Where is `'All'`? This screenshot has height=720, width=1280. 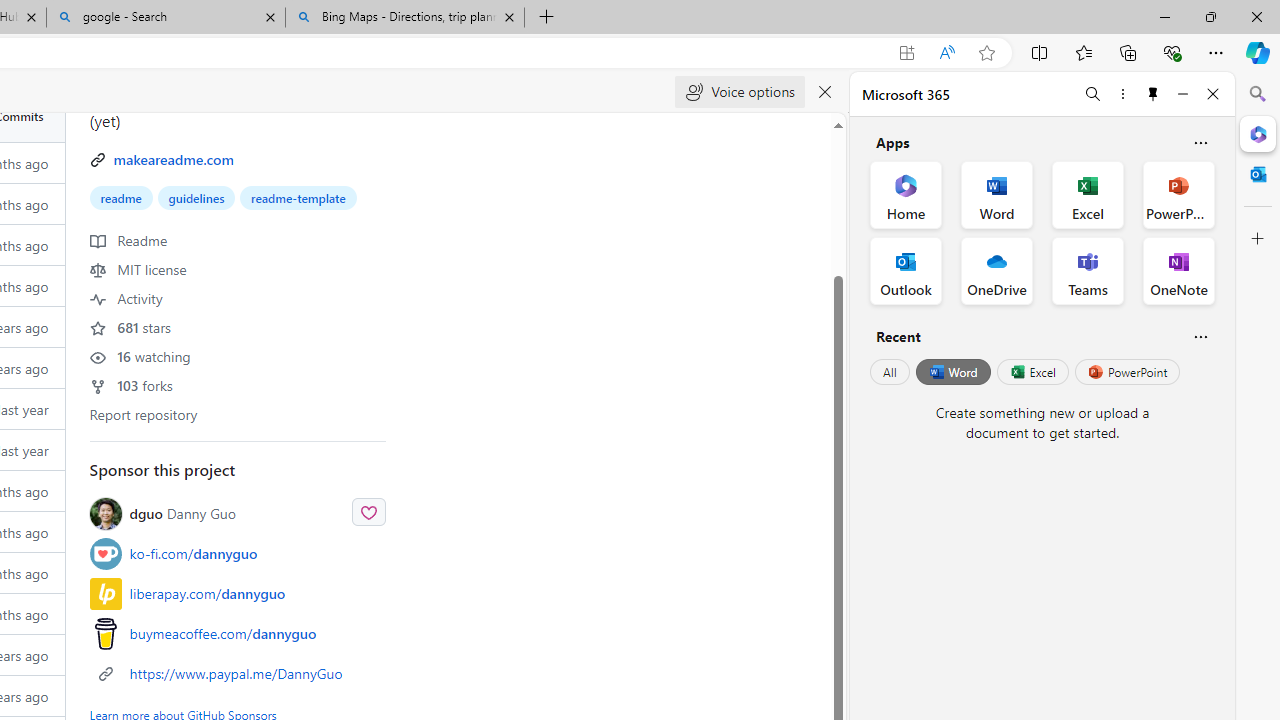
'All' is located at coordinates (889, 372).